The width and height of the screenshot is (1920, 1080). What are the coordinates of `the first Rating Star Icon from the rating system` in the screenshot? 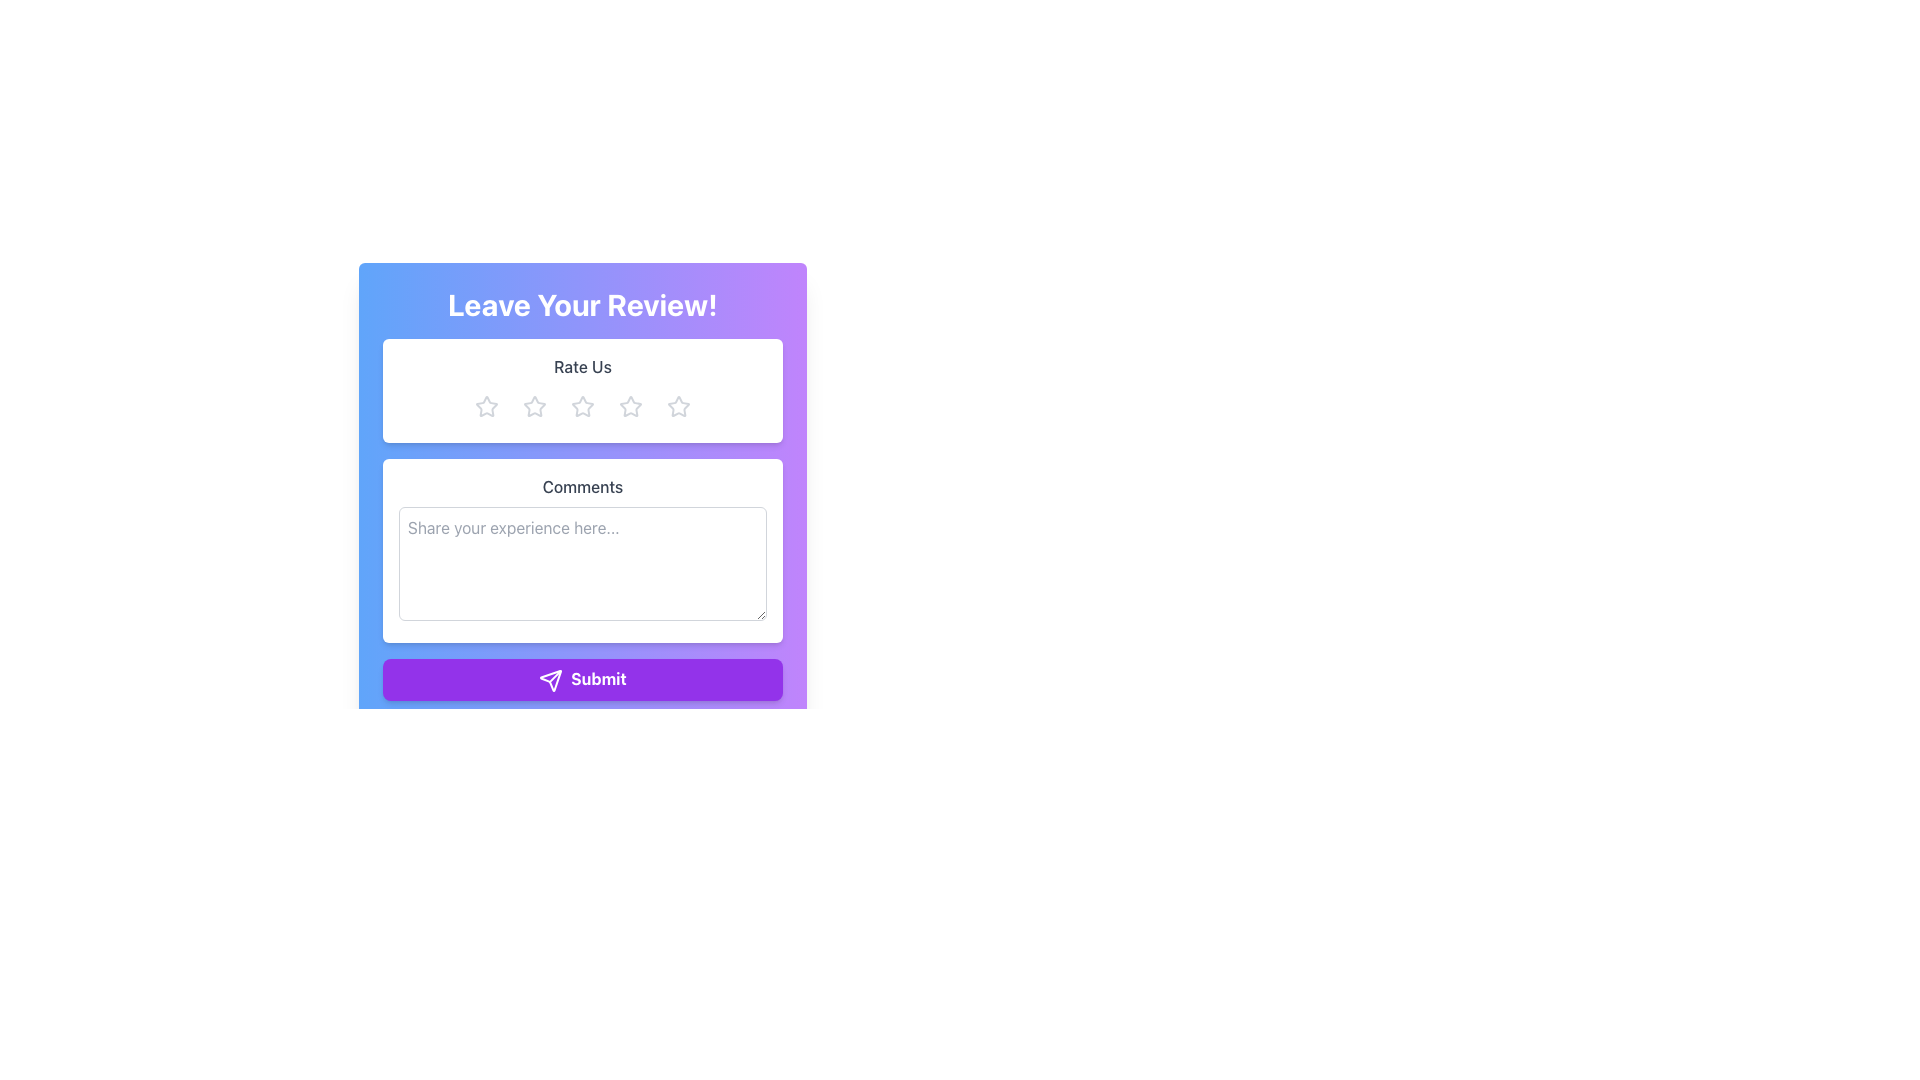 It's located at (486, 405).